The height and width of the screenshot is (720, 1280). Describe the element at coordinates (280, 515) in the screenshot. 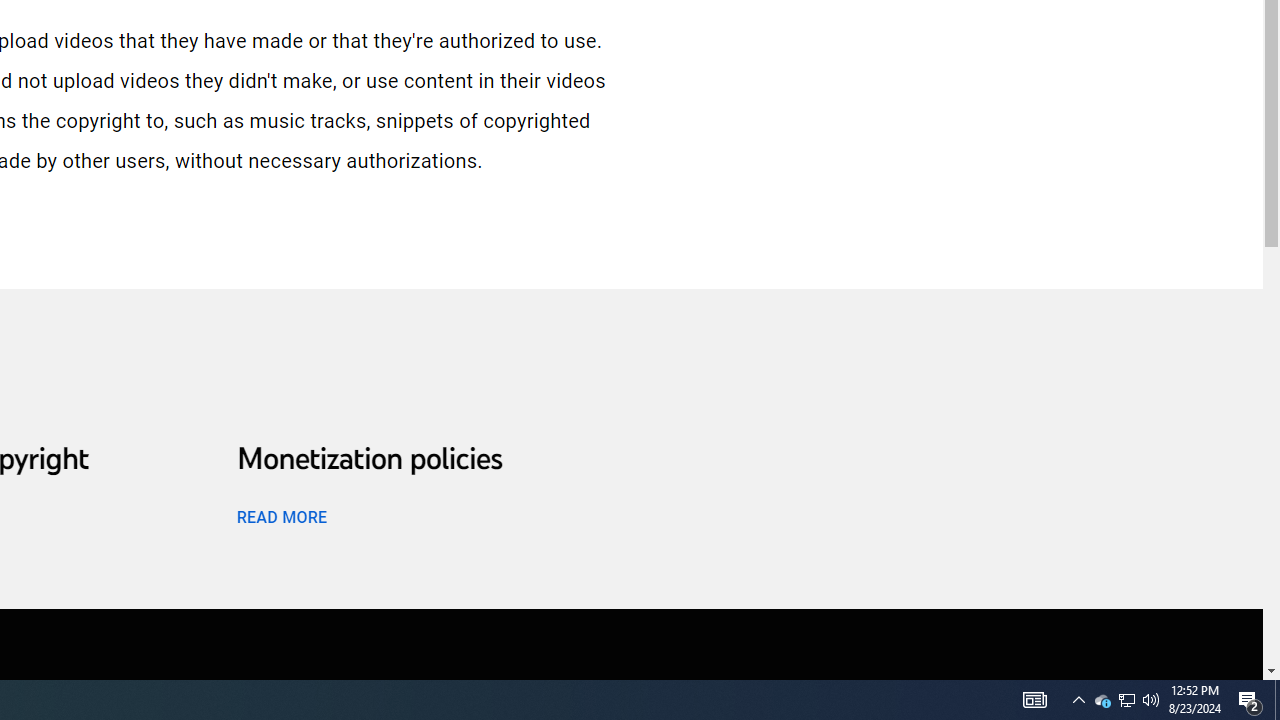

I see `'READ MORE'` at that location.